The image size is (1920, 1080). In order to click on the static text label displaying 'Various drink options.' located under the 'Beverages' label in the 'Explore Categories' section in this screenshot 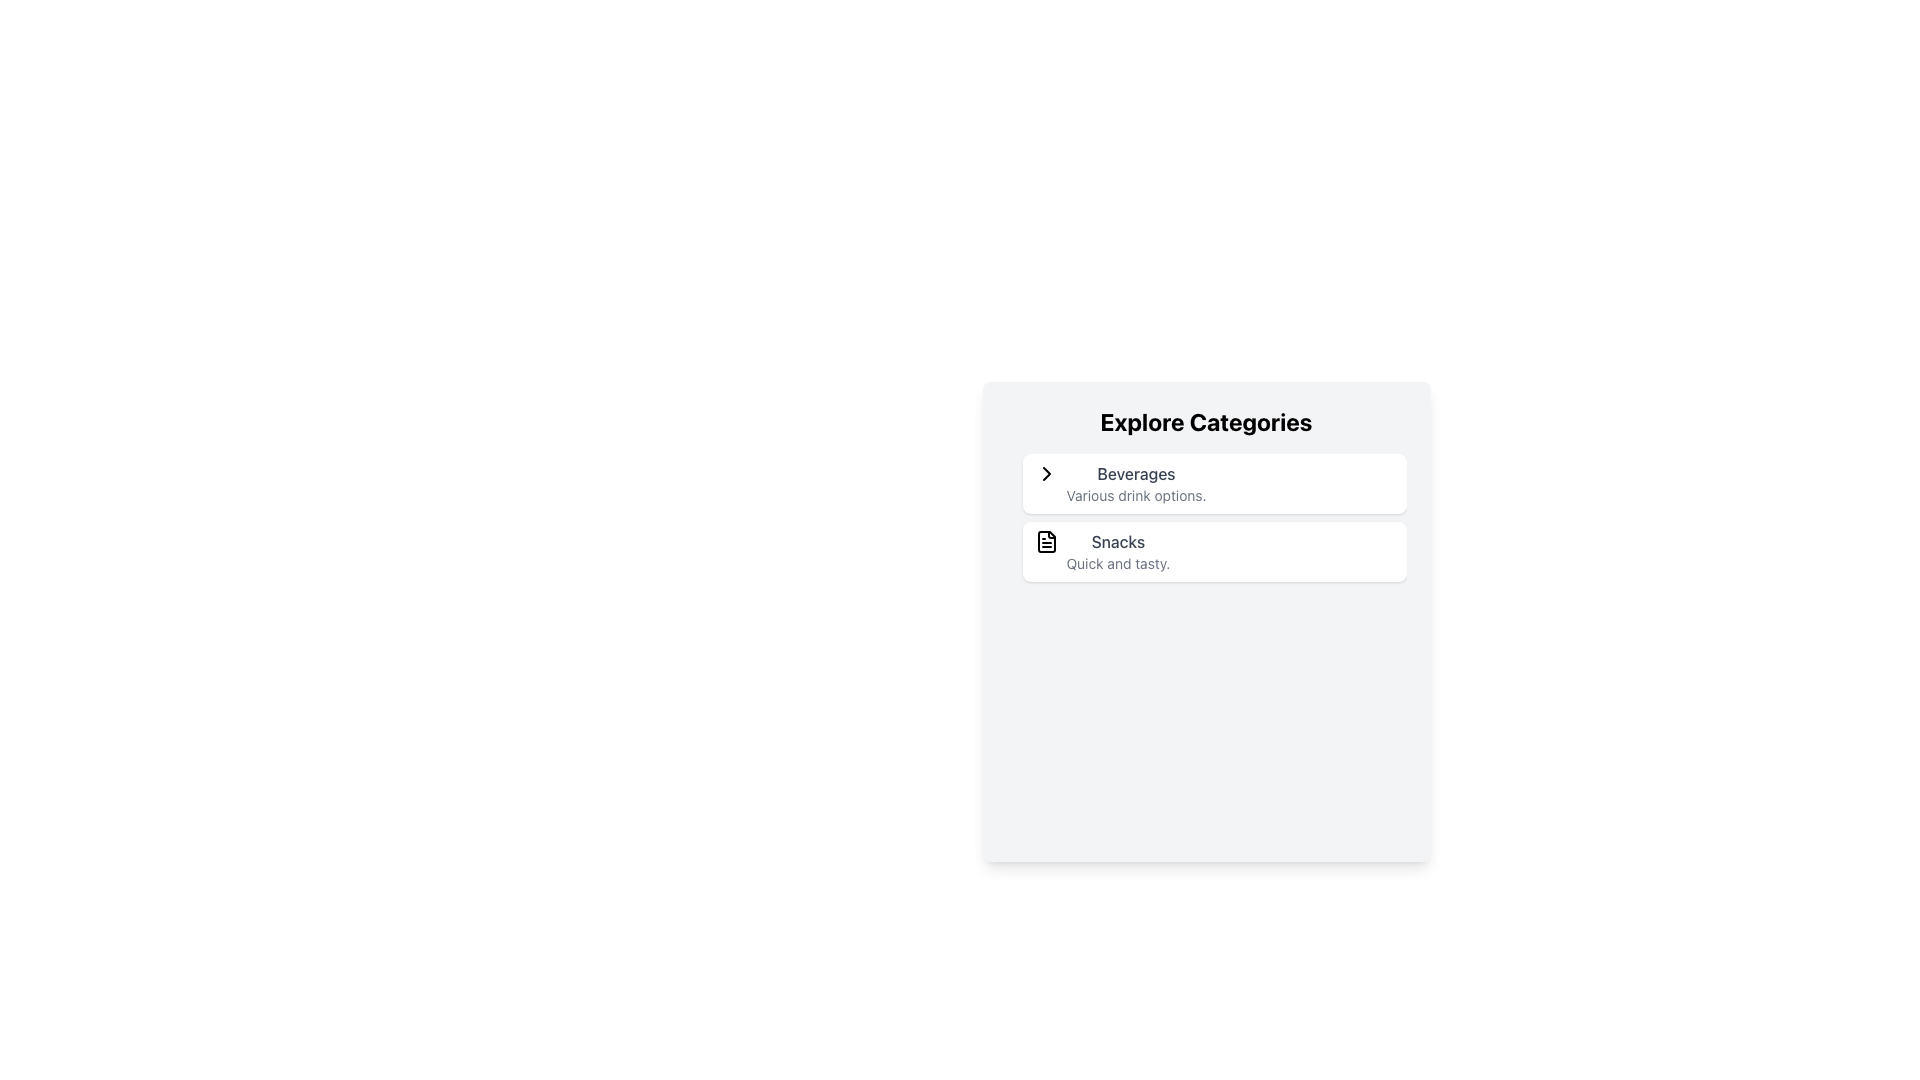, I will do `click(1136, 495)`.